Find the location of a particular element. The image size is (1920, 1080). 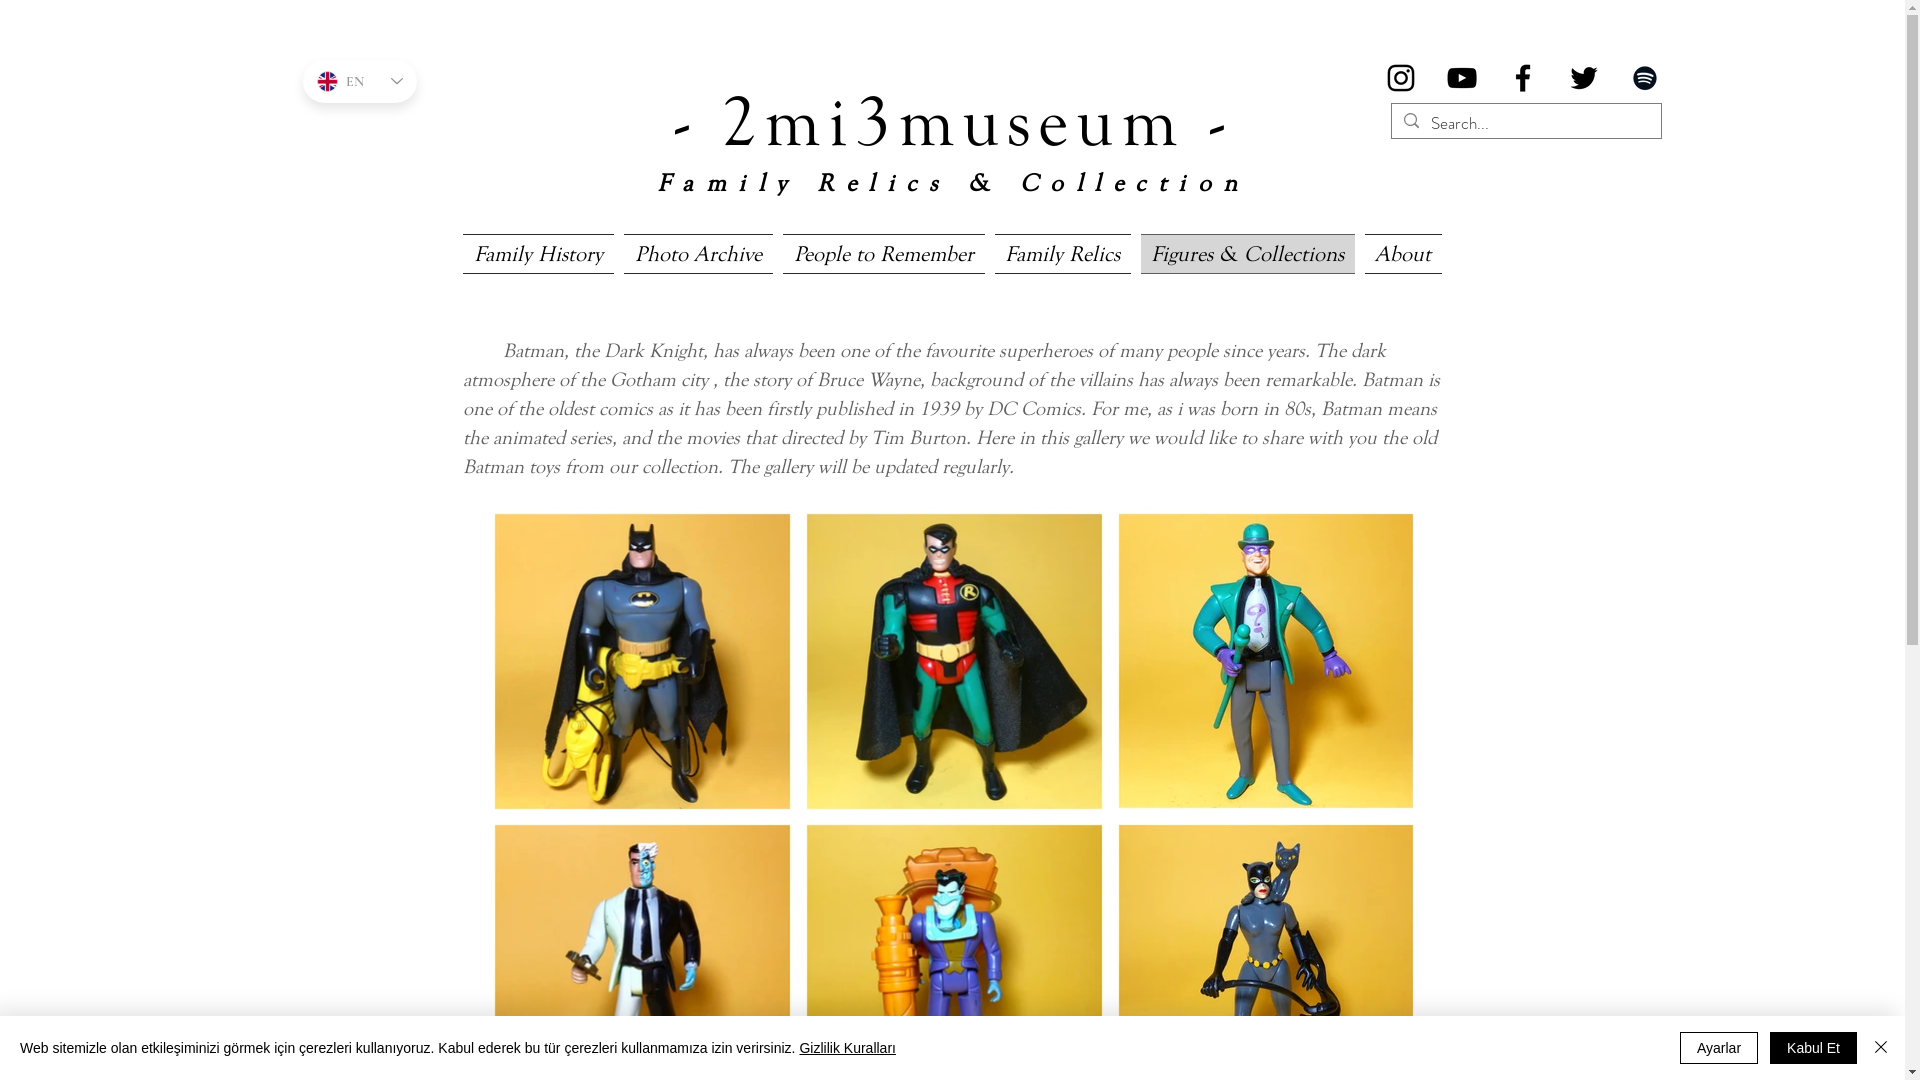

'Ayarlar' is located at coordinates (1717, 1047).